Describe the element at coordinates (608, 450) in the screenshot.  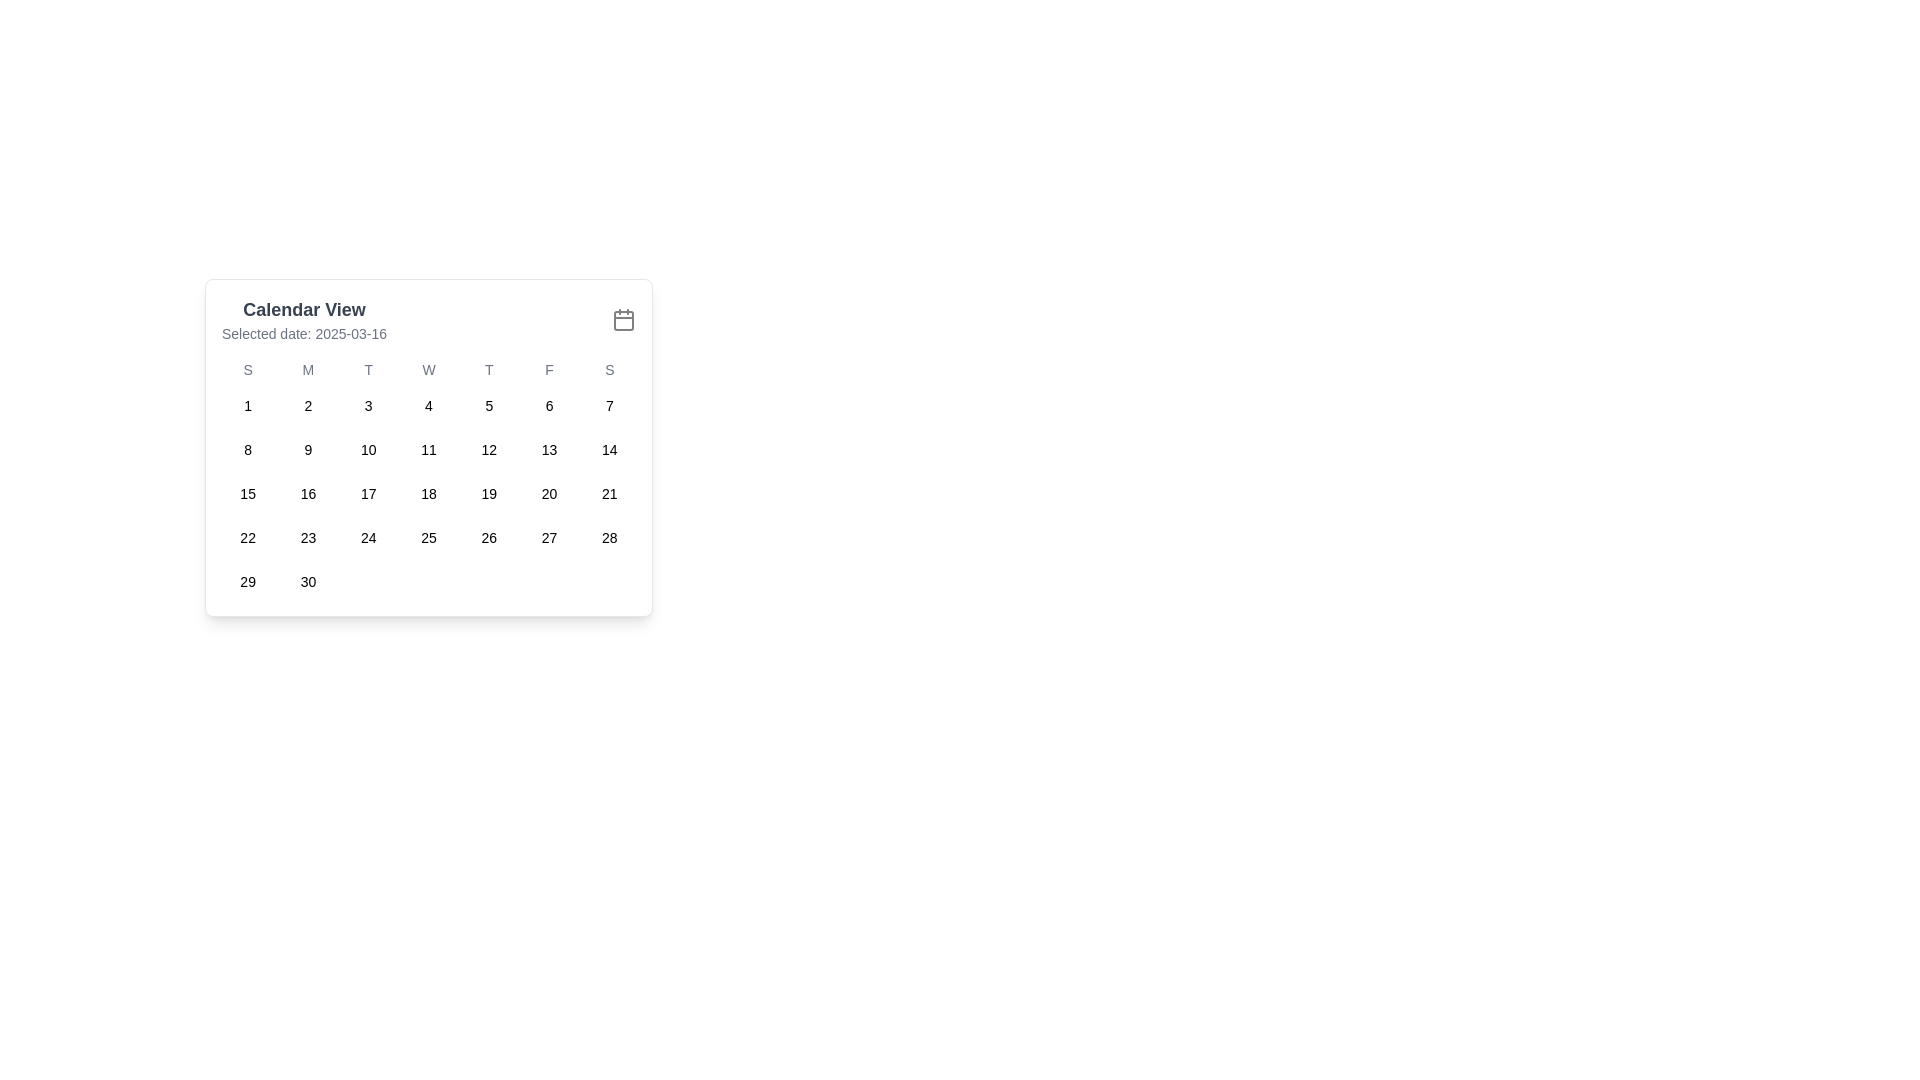
I see `the Calendar Day Cell displaying the number '14', which is positioned in the third row and seventh column of the grid under the 'Calendar View' section` at that location.